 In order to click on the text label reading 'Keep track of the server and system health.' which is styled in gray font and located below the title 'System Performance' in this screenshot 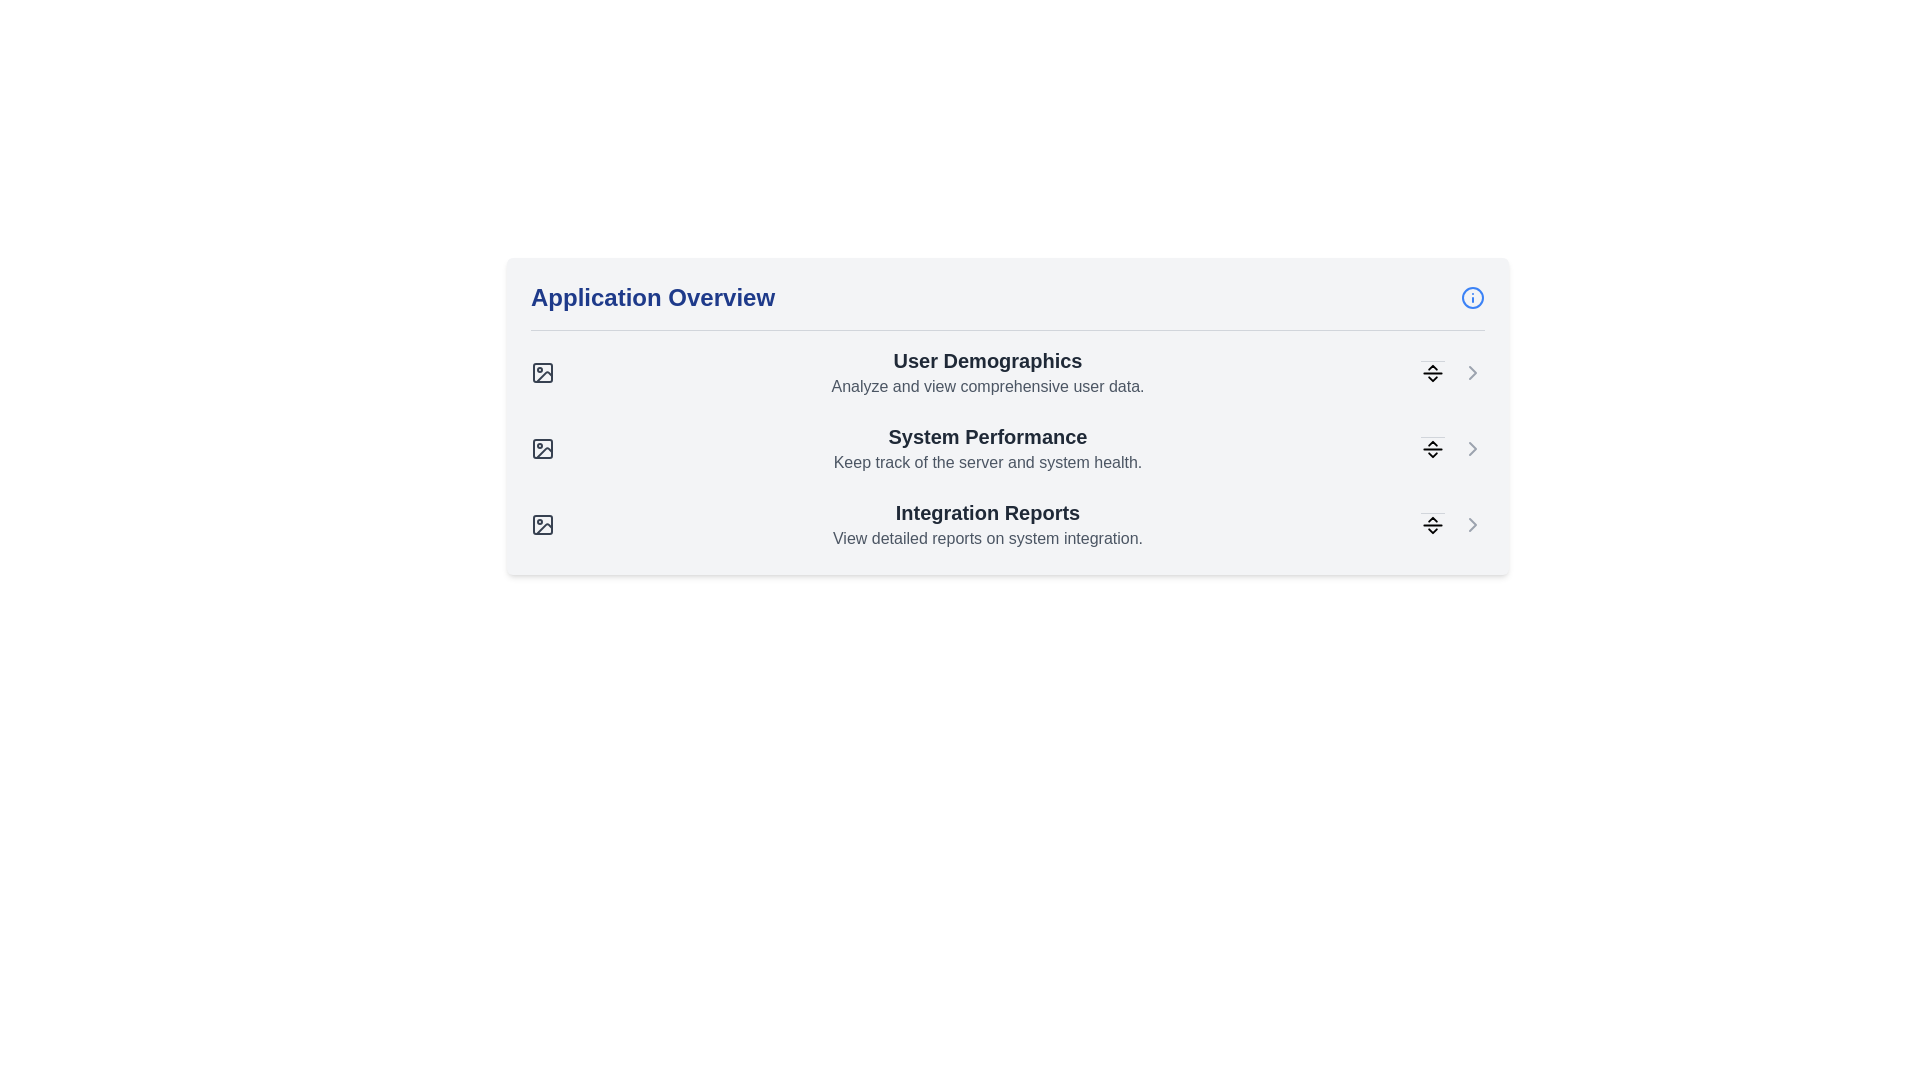, I will do `click(988, 462)`.